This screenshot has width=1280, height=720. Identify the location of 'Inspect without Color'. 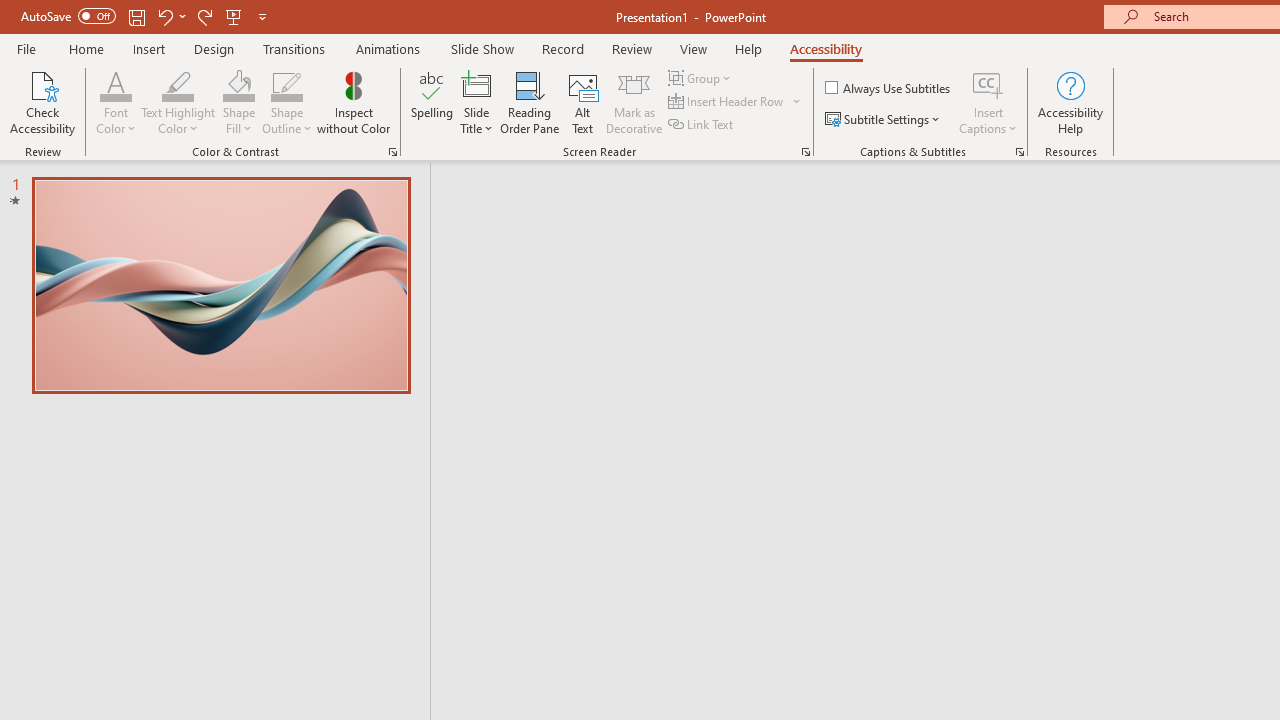
(353, 103).